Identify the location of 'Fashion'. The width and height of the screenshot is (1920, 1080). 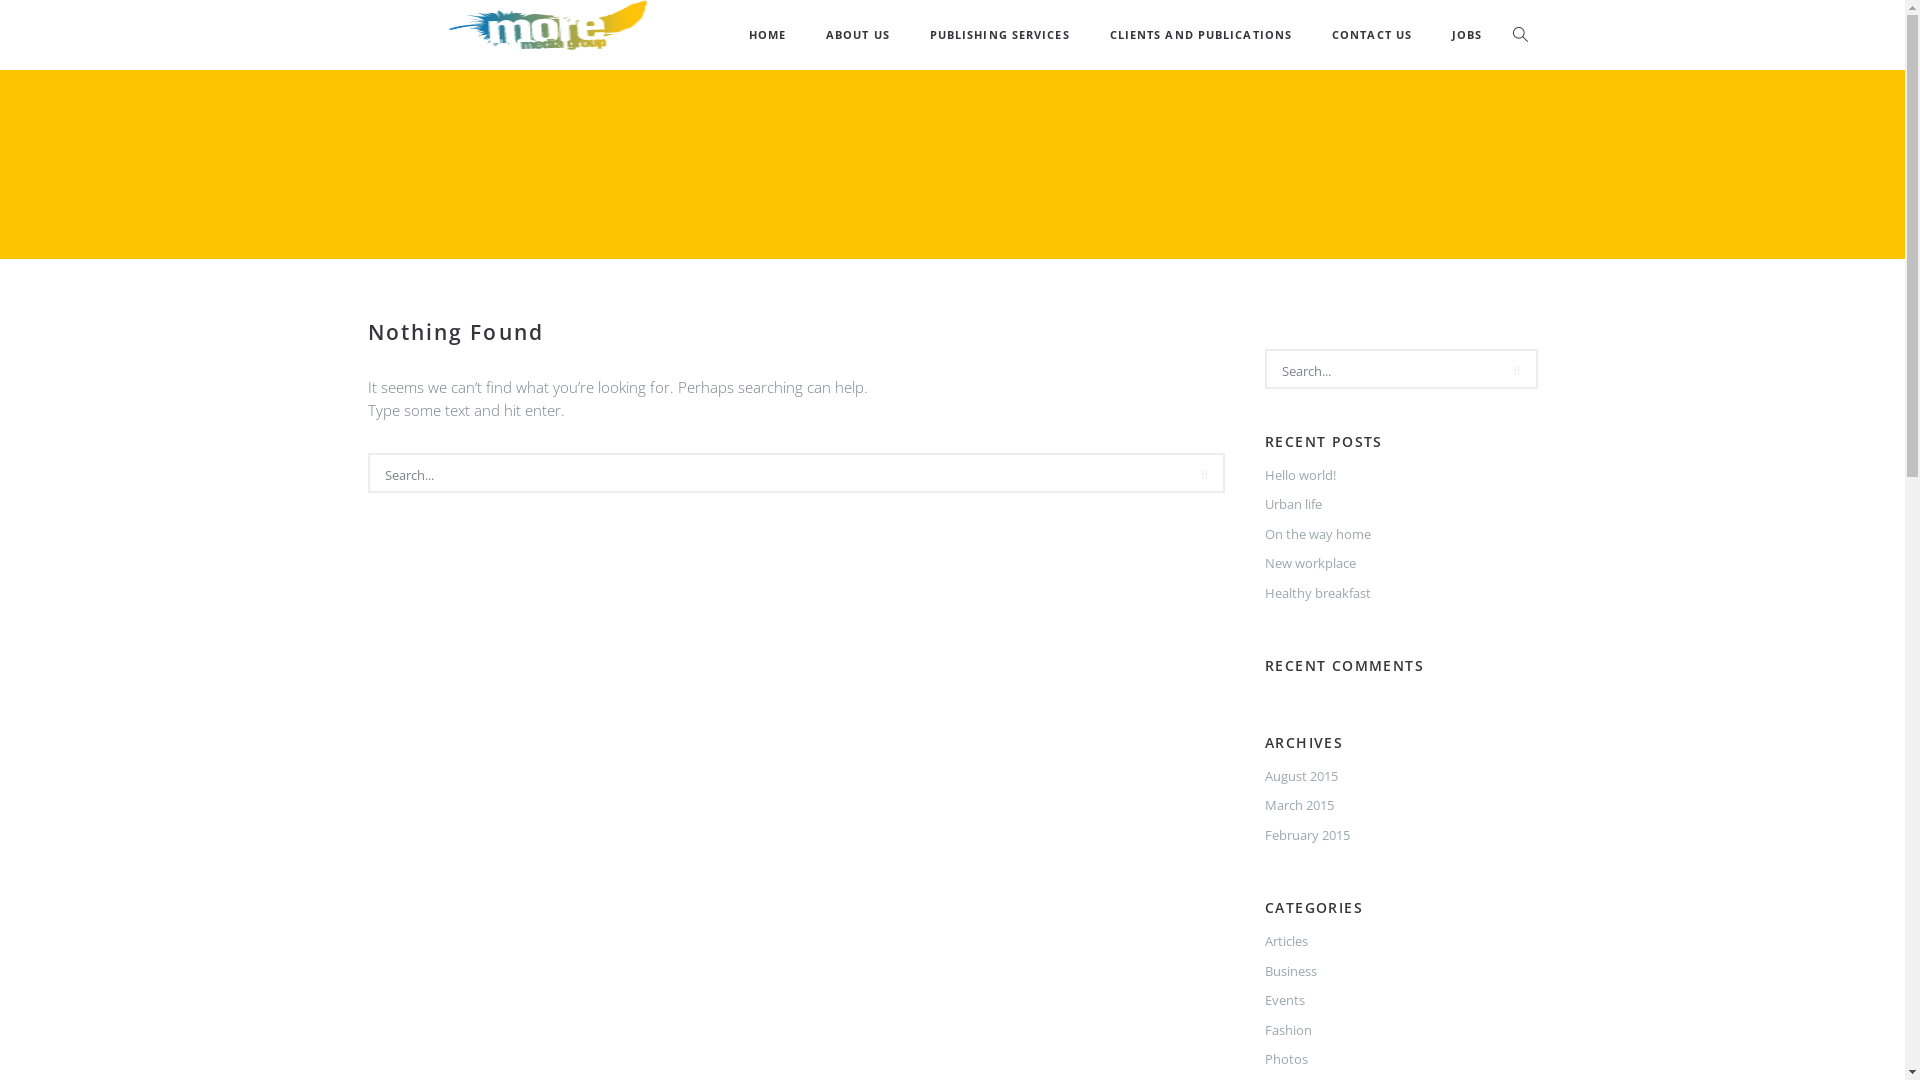
(1288, 1029).